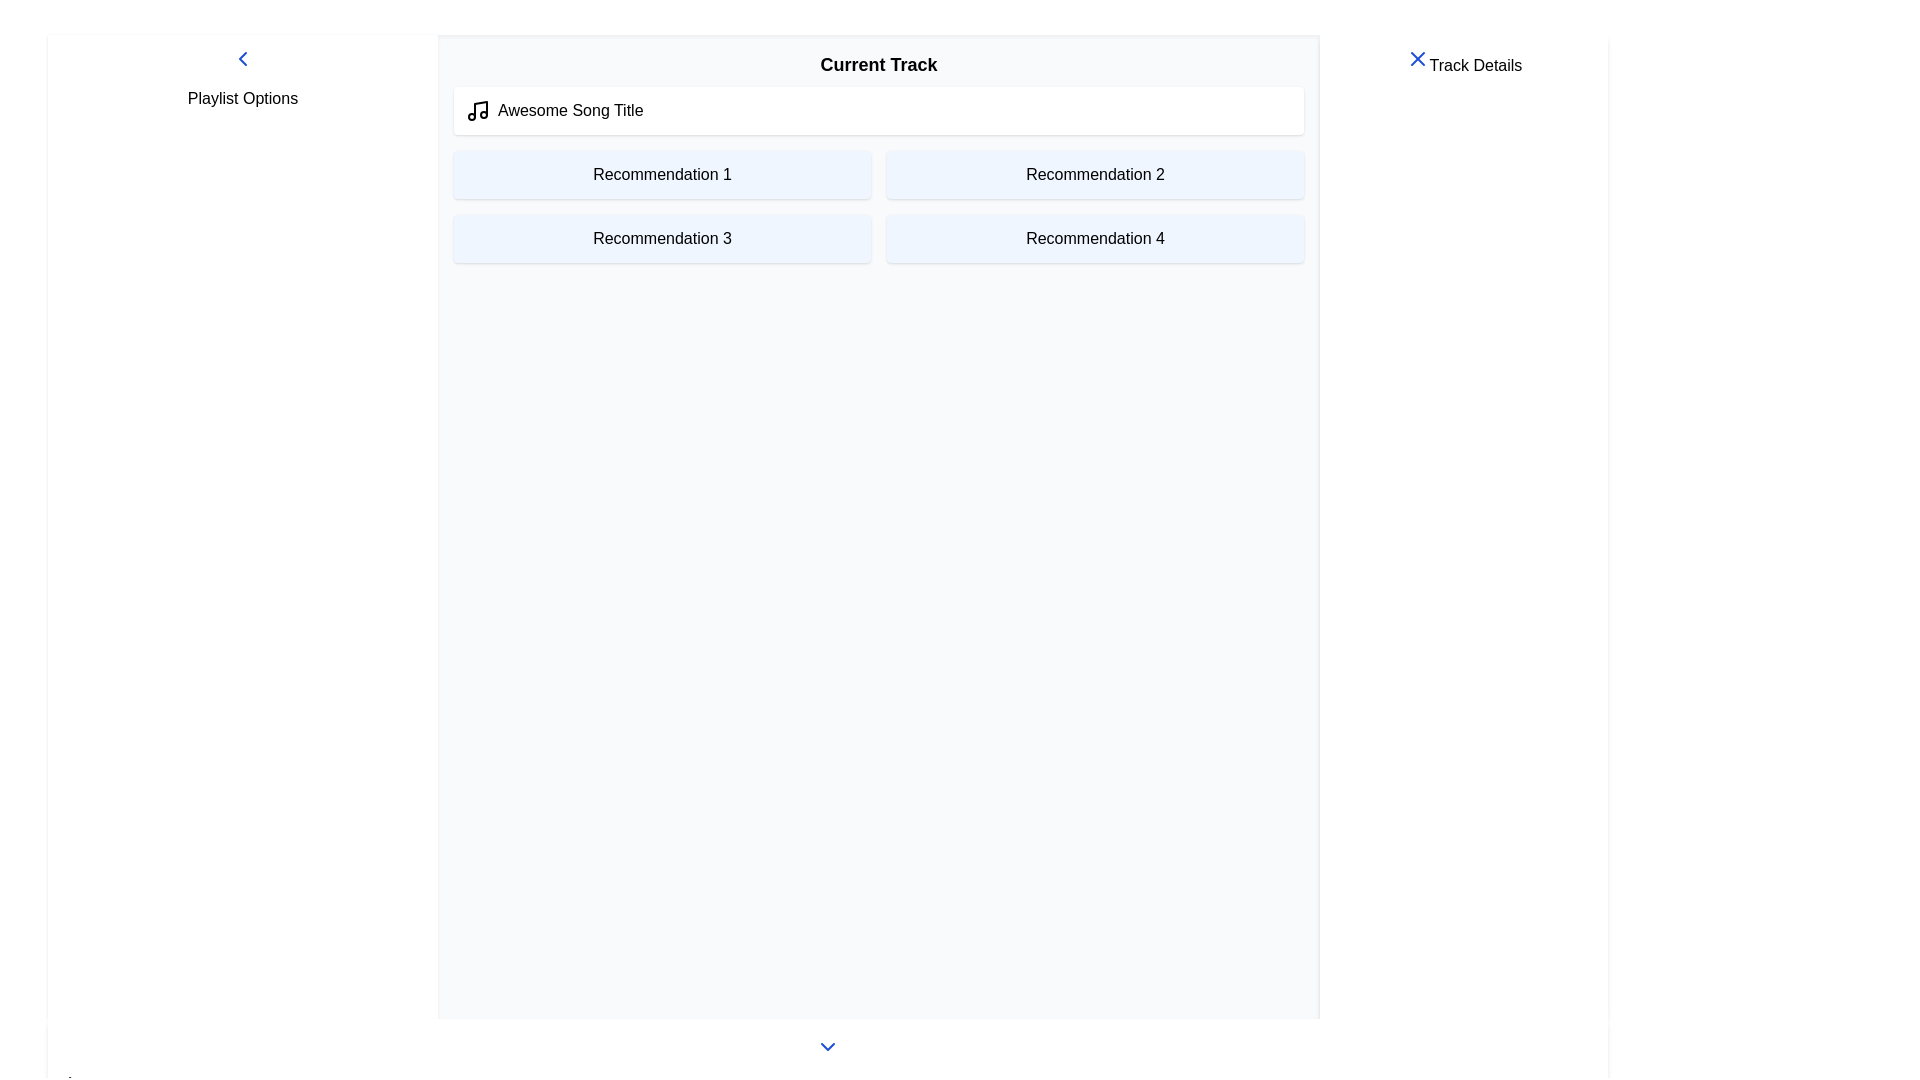 The width and height of the screenshot is (1920, 1080). What do you see at coordinates (828, 1045) in the screenshot?
I see `the blue downward-pointing chevron icon in the 'Play Bar'` at bounding box center [828, 1045].